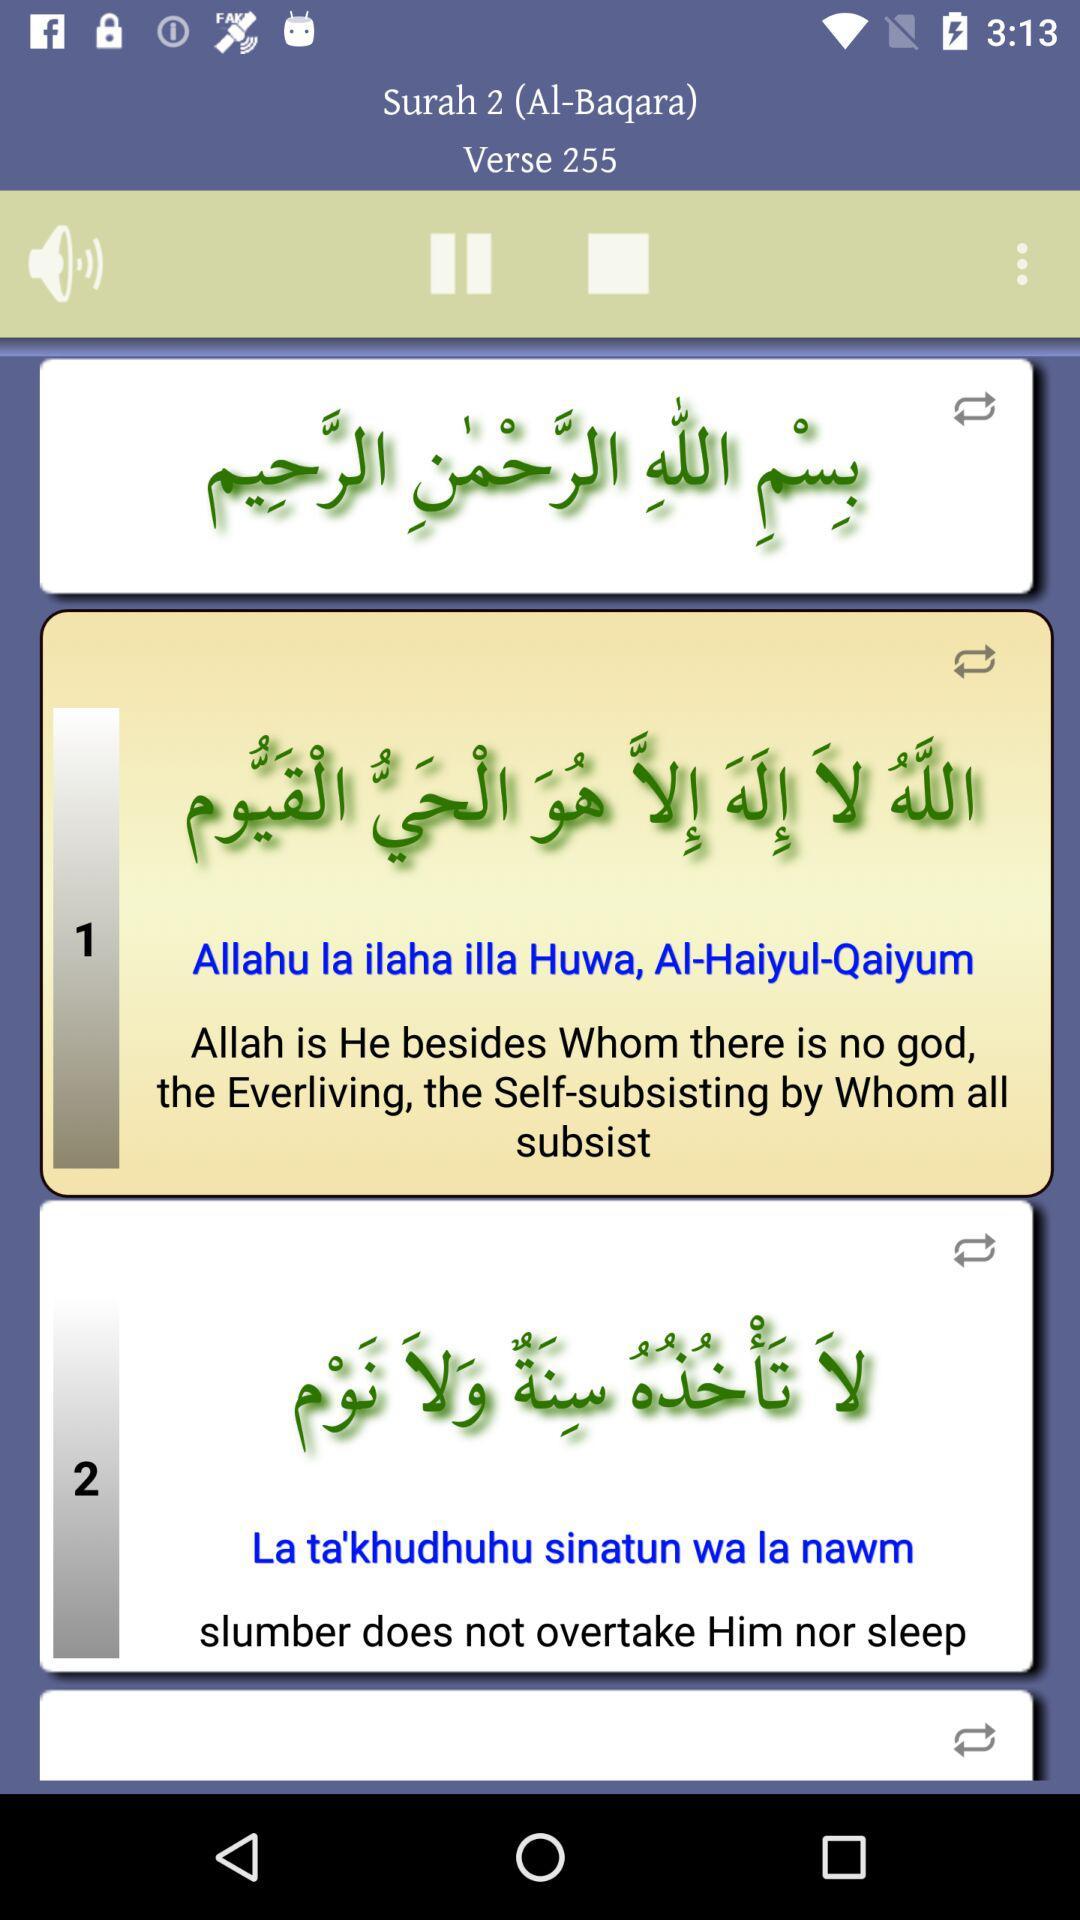 The image size is (1080, 1920). What do you see at coordinates (617, 262) in the screenshot?
I see `stop button` at bounding box center [617, 262].